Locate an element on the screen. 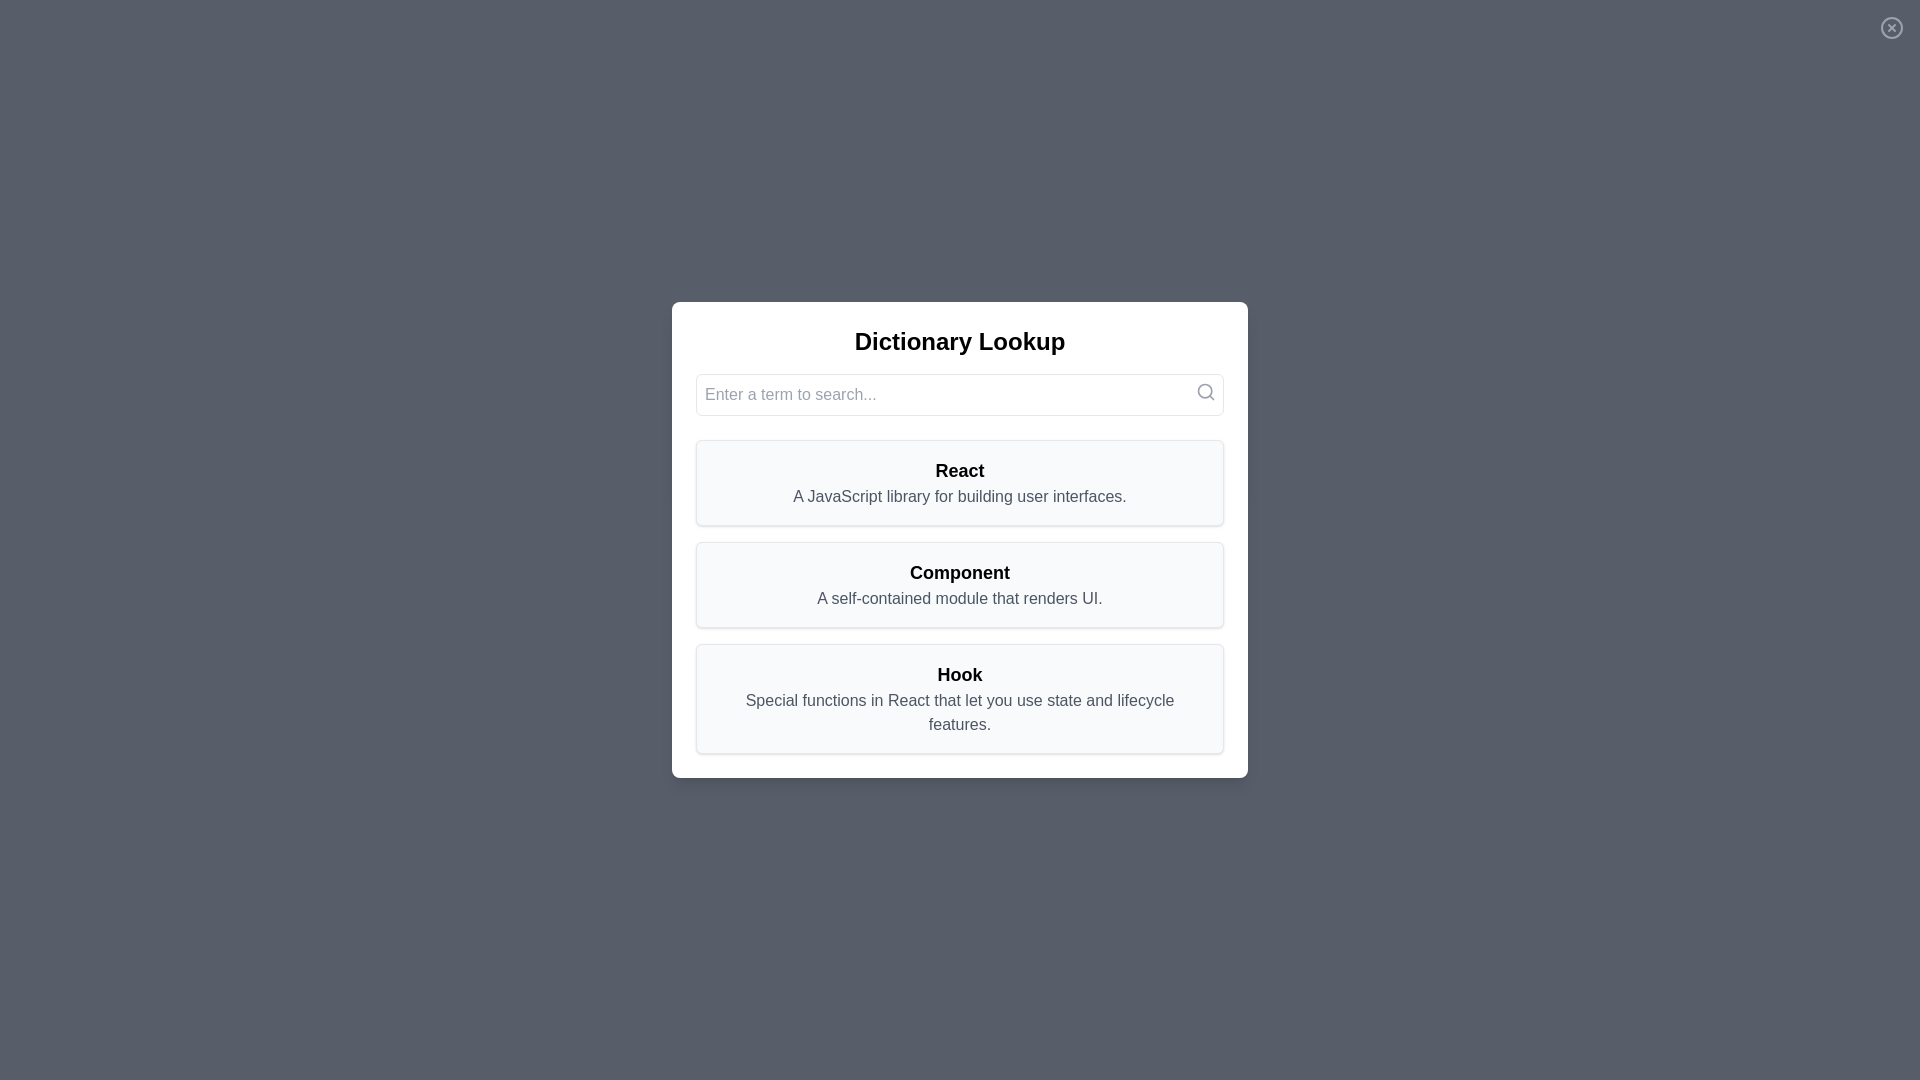 The width and height of the screenshot is (1920, 1080). the close button to dismiss the dialog is located at coordinates (1890, 27).